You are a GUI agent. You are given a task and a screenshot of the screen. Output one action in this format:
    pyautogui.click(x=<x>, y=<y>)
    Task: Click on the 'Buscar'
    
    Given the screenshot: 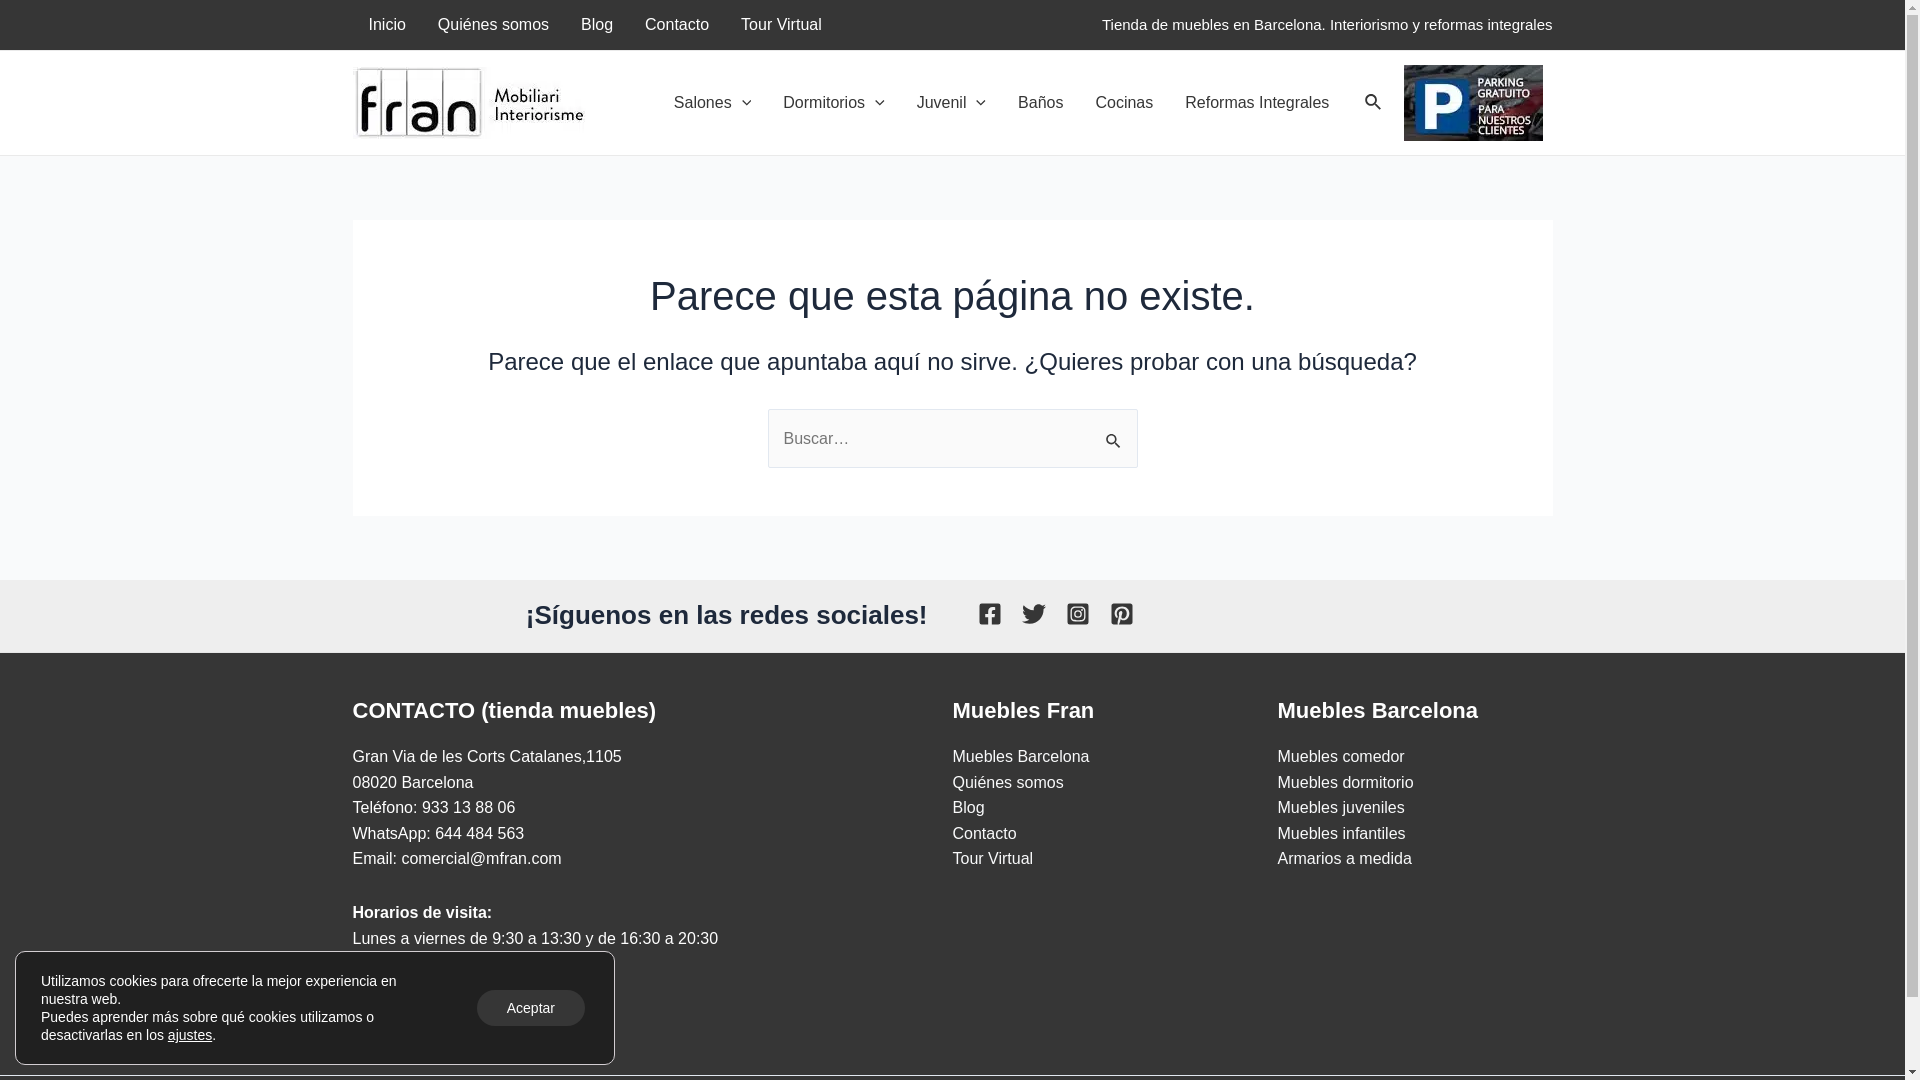 What is the action you would take?
    pyautogui.click(x=1372, y=103)
    